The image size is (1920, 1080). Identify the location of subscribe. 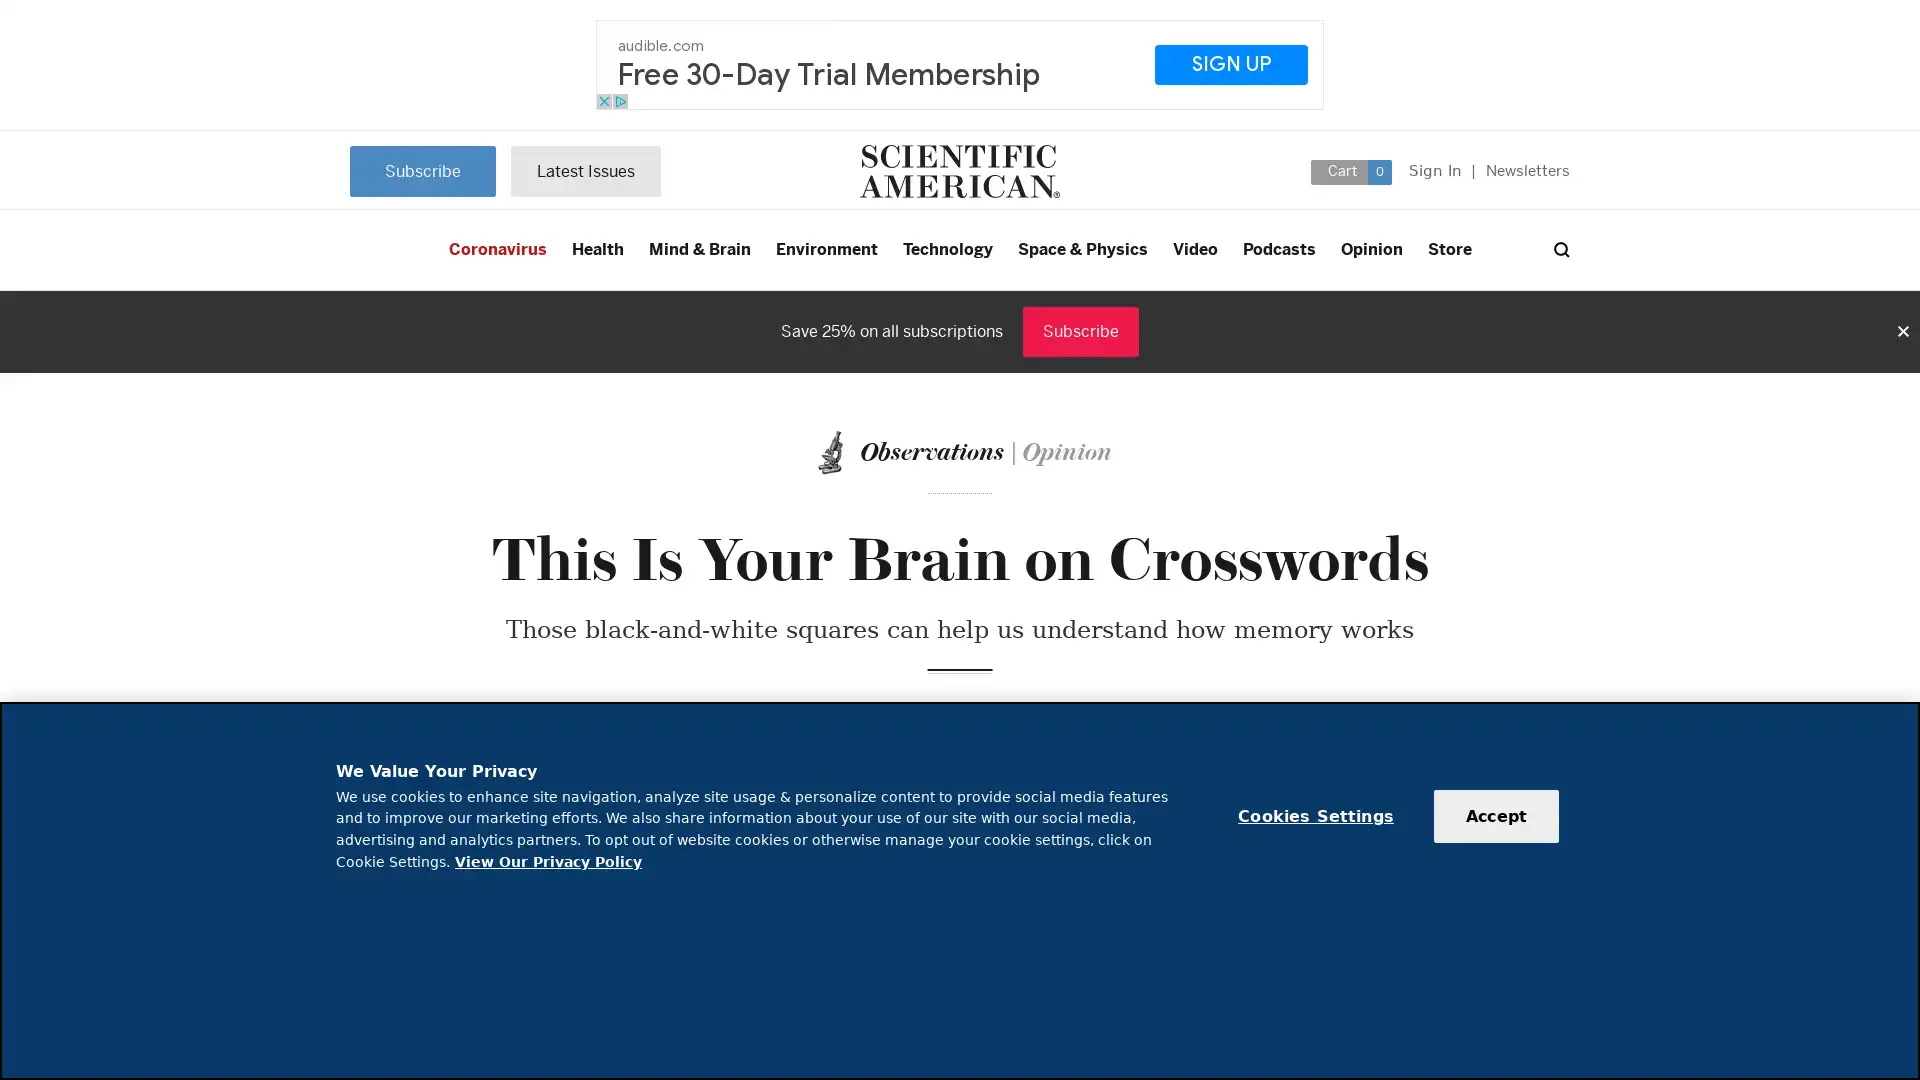
(584, 169).